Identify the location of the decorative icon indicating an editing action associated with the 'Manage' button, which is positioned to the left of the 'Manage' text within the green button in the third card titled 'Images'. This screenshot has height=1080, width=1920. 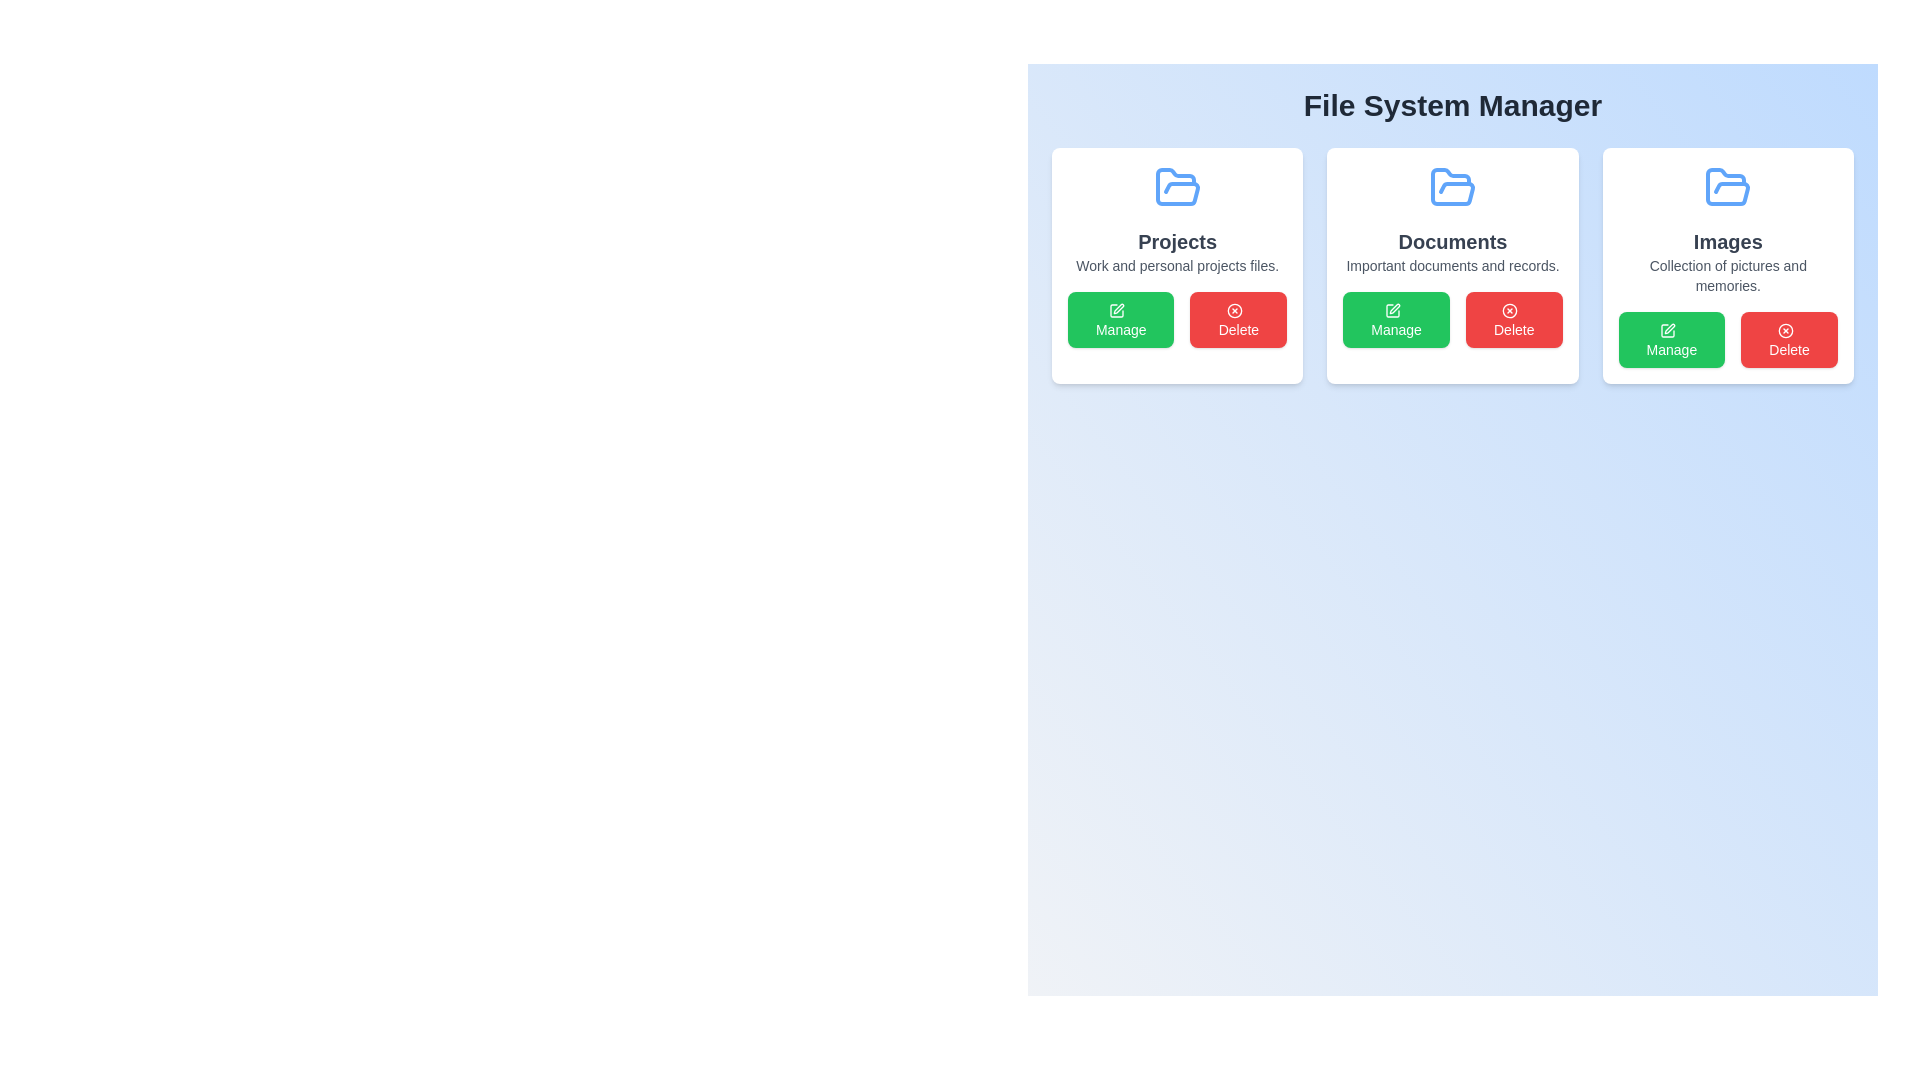
(1667, 330).